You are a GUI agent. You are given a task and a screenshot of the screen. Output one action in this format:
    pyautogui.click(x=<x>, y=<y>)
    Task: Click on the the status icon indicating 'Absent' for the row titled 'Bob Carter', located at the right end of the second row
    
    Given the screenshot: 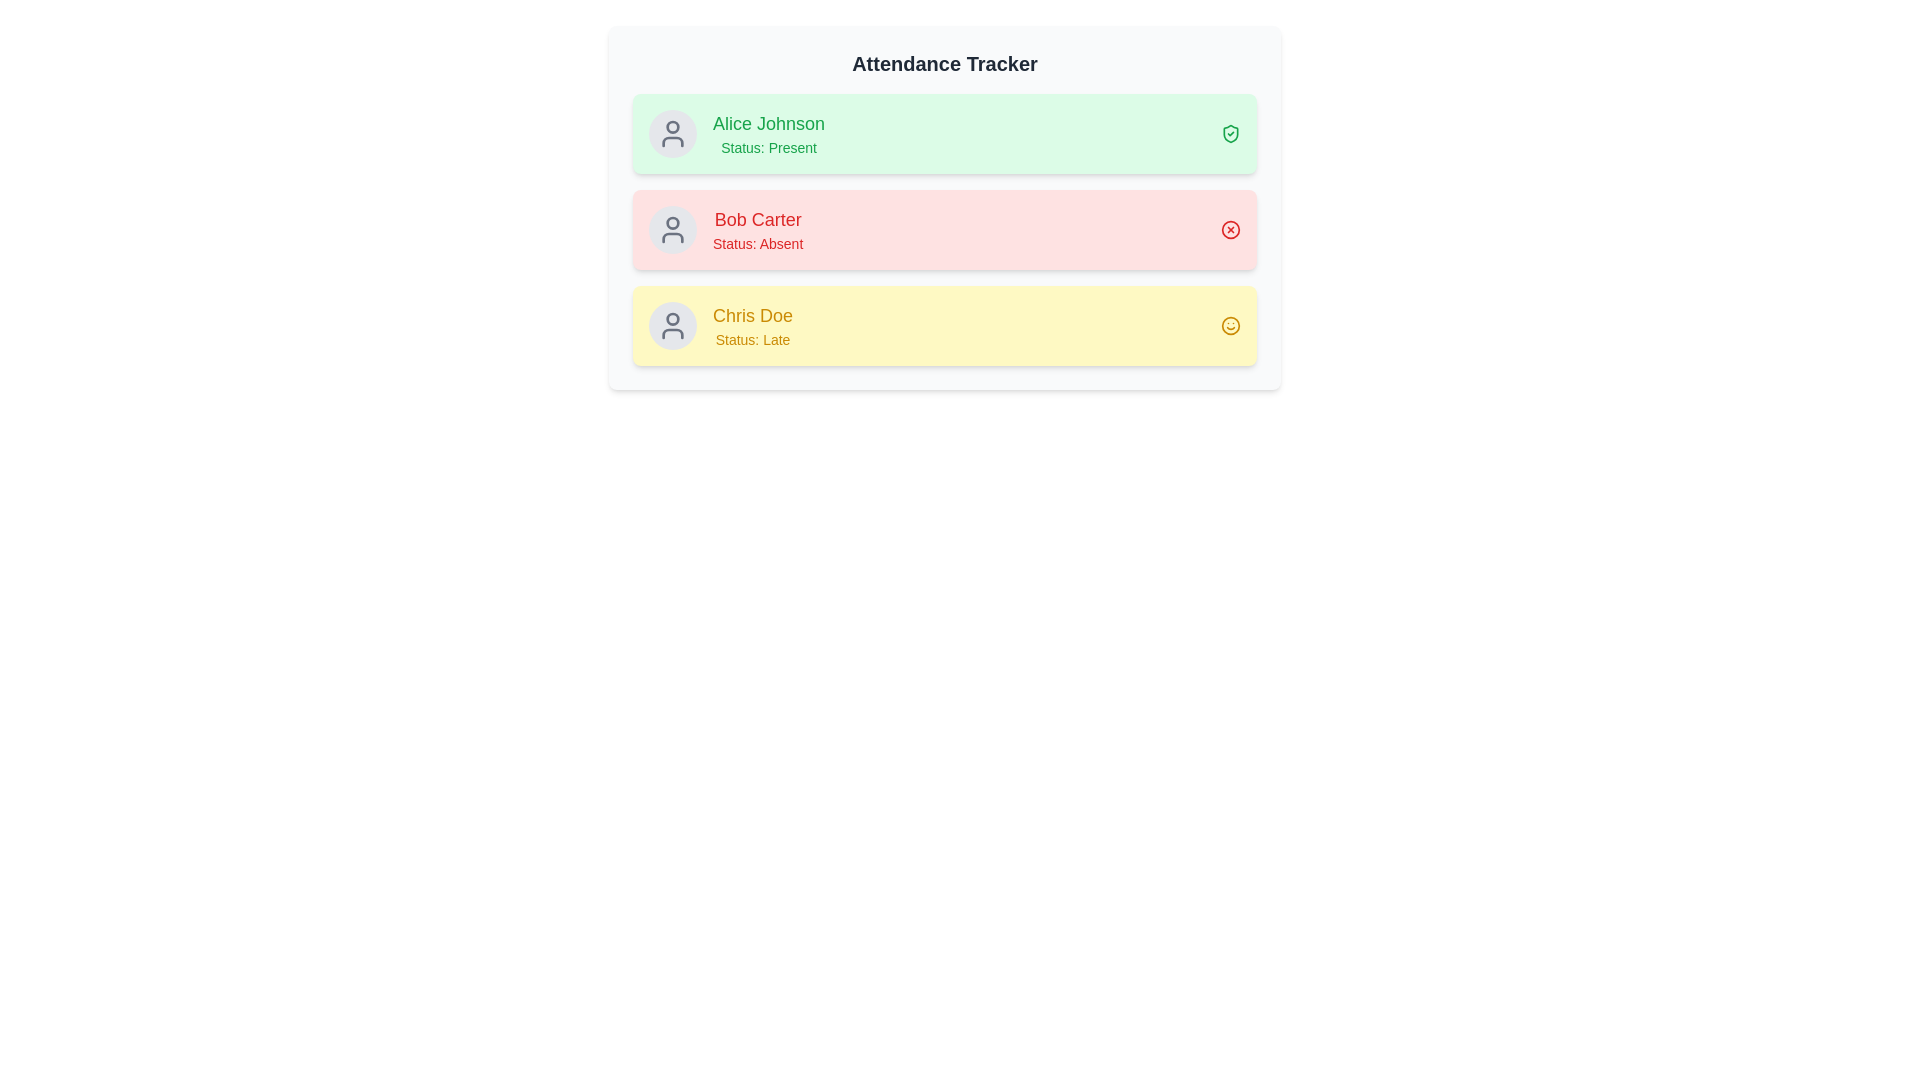 What is the action you would take?
    pyautogui.click(x=1229, y=229)
    